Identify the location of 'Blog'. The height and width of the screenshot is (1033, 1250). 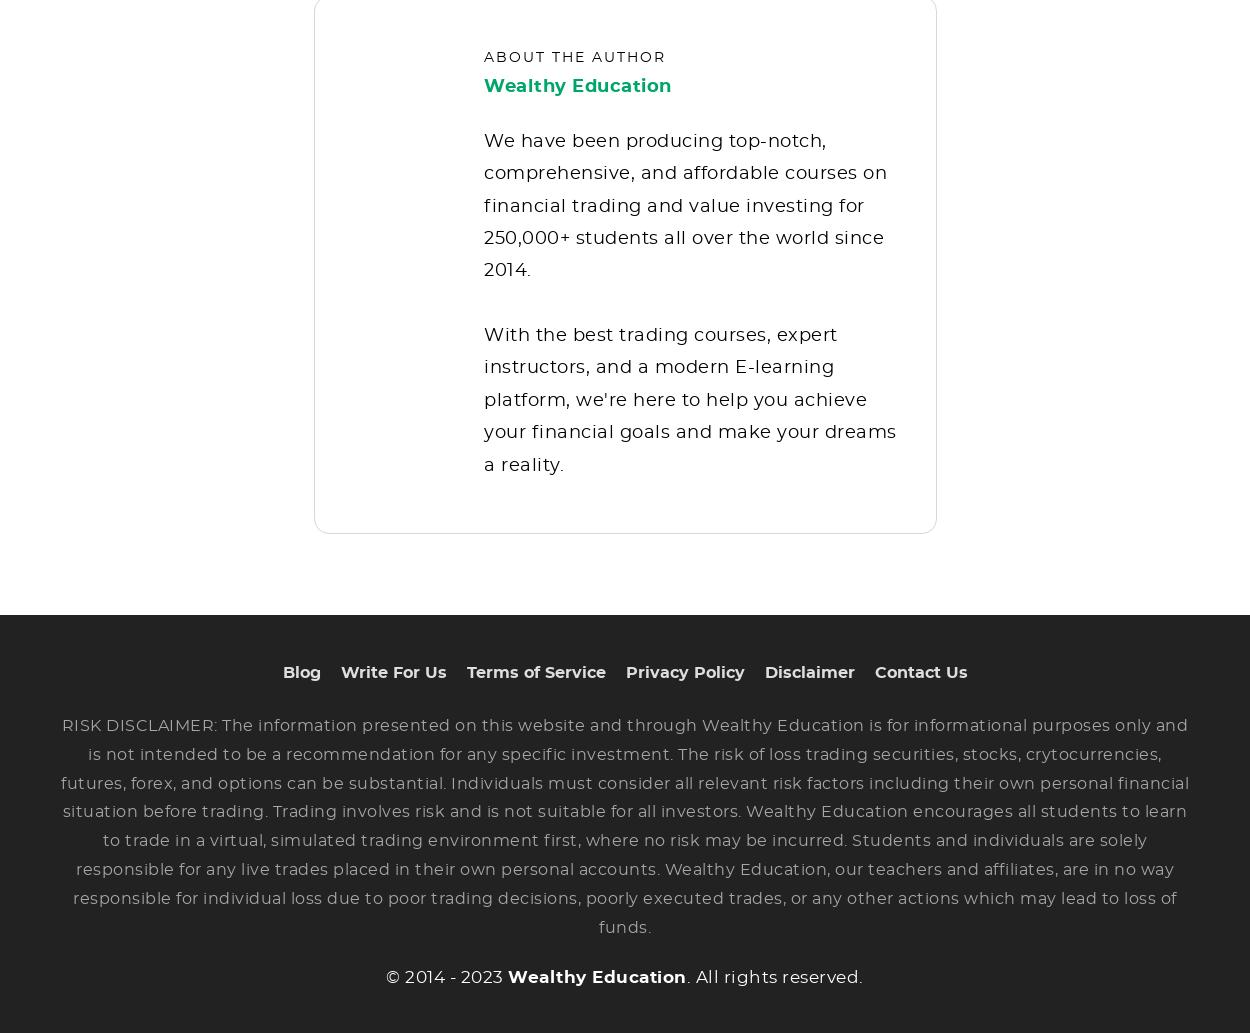
(301, 686).